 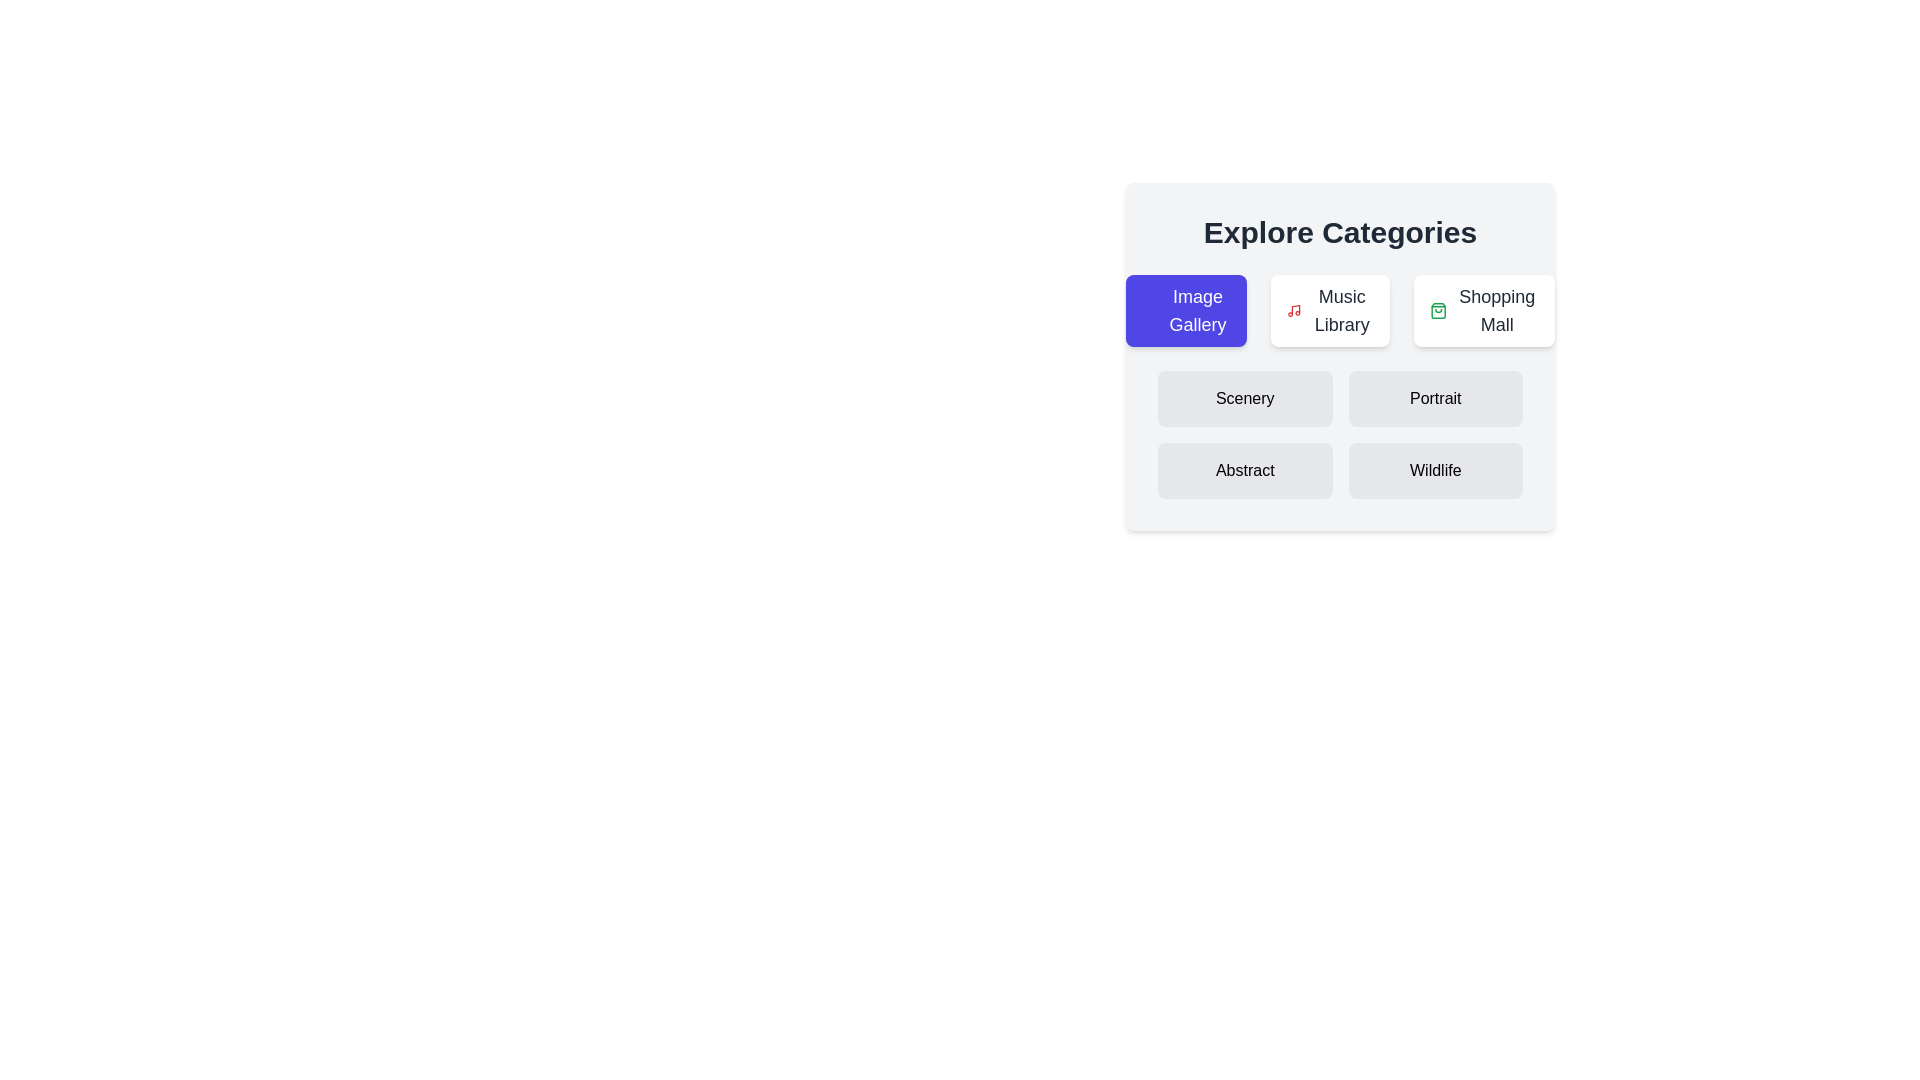 What do you see at coordinates (1340, 311) in the screenshot?
I see `the 'Music Library' button, which is the second button in a row beneath the 'Explore Categories' title` at bounding box center [1340, 311].